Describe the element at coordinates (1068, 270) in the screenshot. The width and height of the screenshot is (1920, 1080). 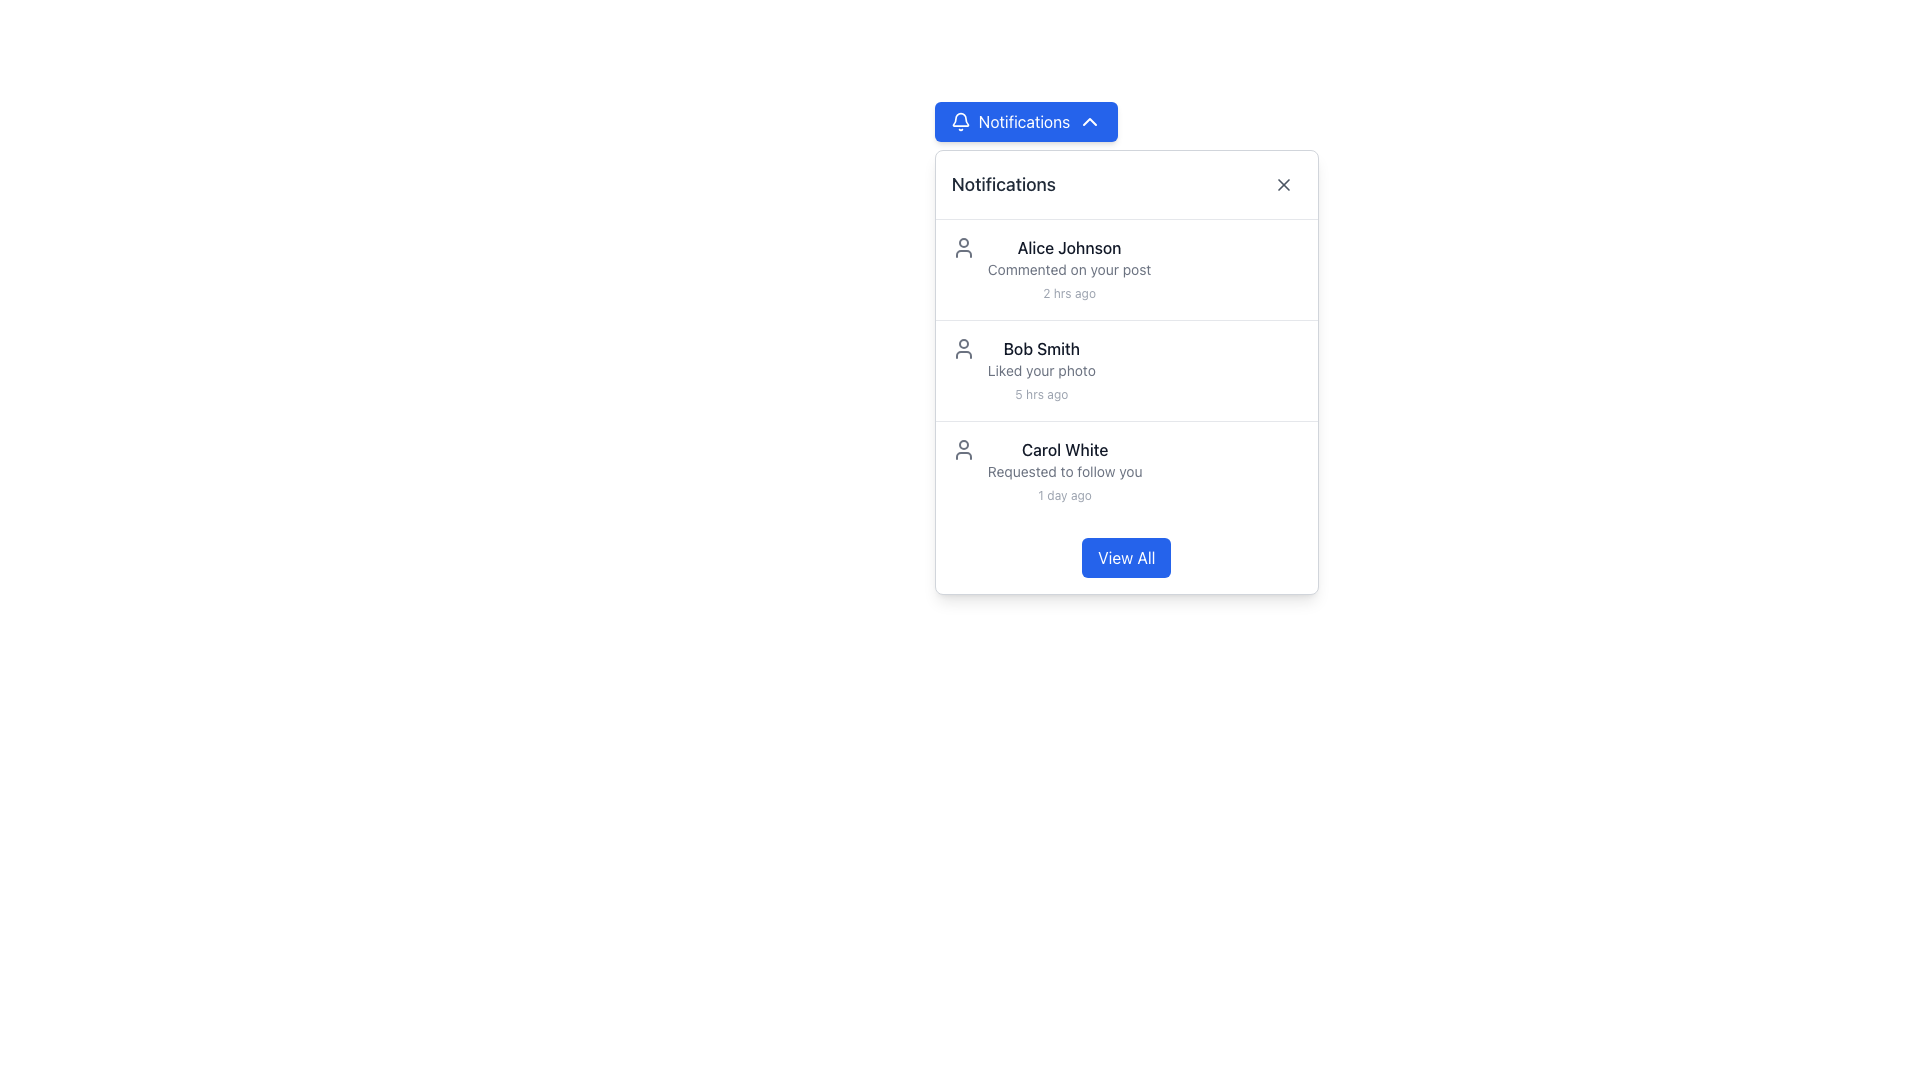
I see `text label stating 'Commented on your post' which is styled in small gray font and is positioned below 'Alice Johnson' in the notifications panel` at that location.